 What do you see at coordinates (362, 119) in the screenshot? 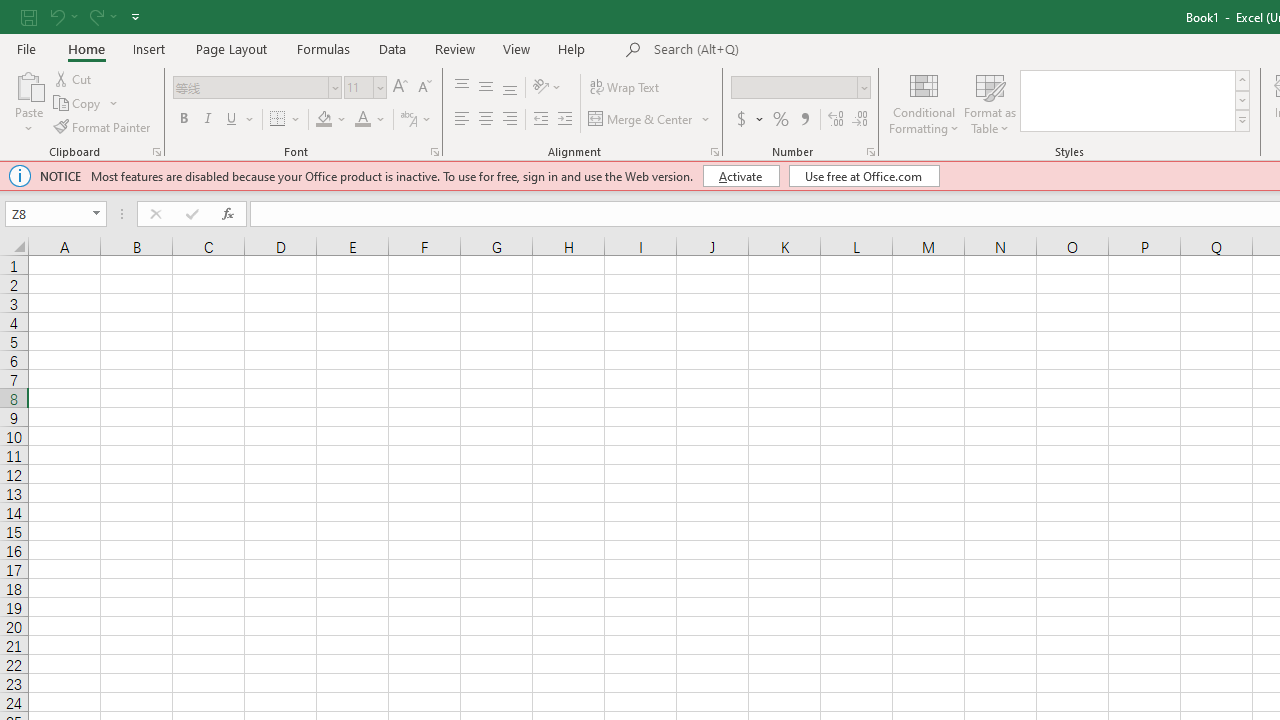
I see `'Font Color'` at bounding box center [362, 119].